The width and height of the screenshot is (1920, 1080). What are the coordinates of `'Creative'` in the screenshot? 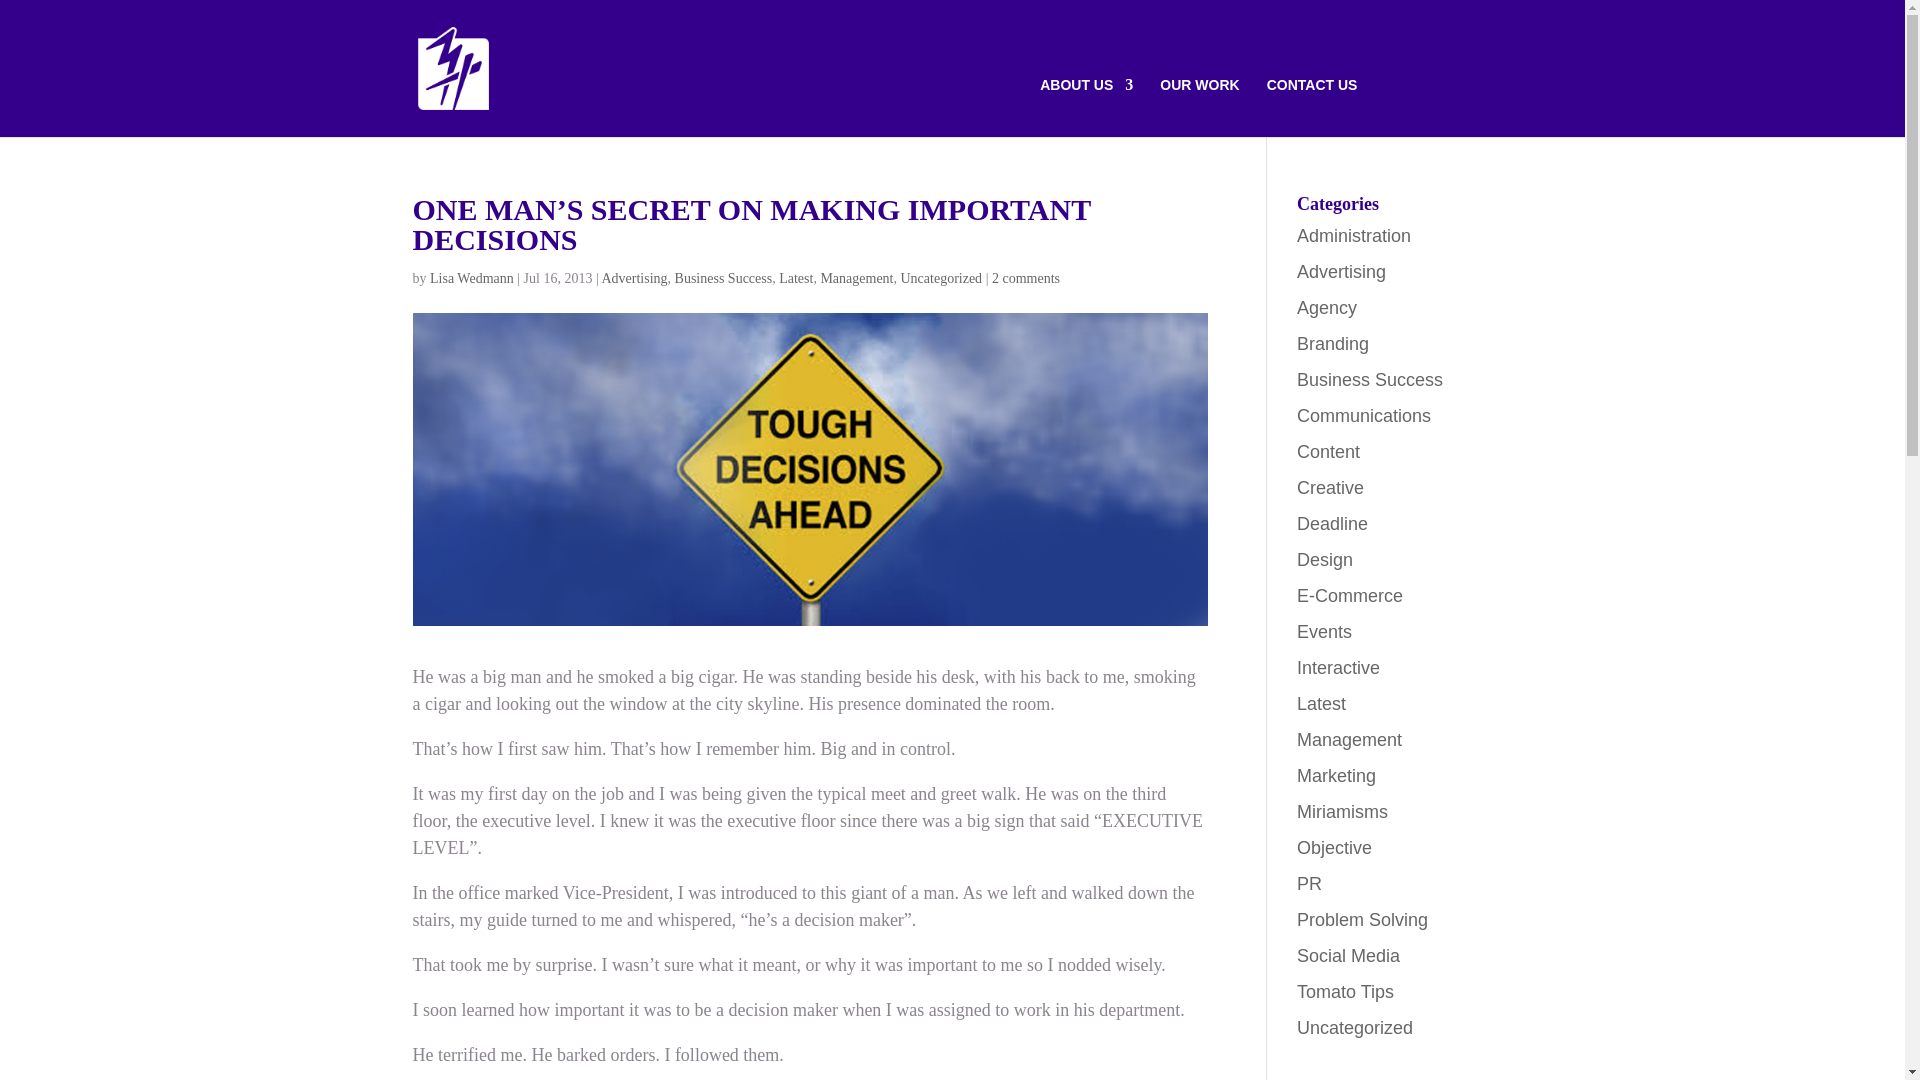 It's located at (1330, 488).